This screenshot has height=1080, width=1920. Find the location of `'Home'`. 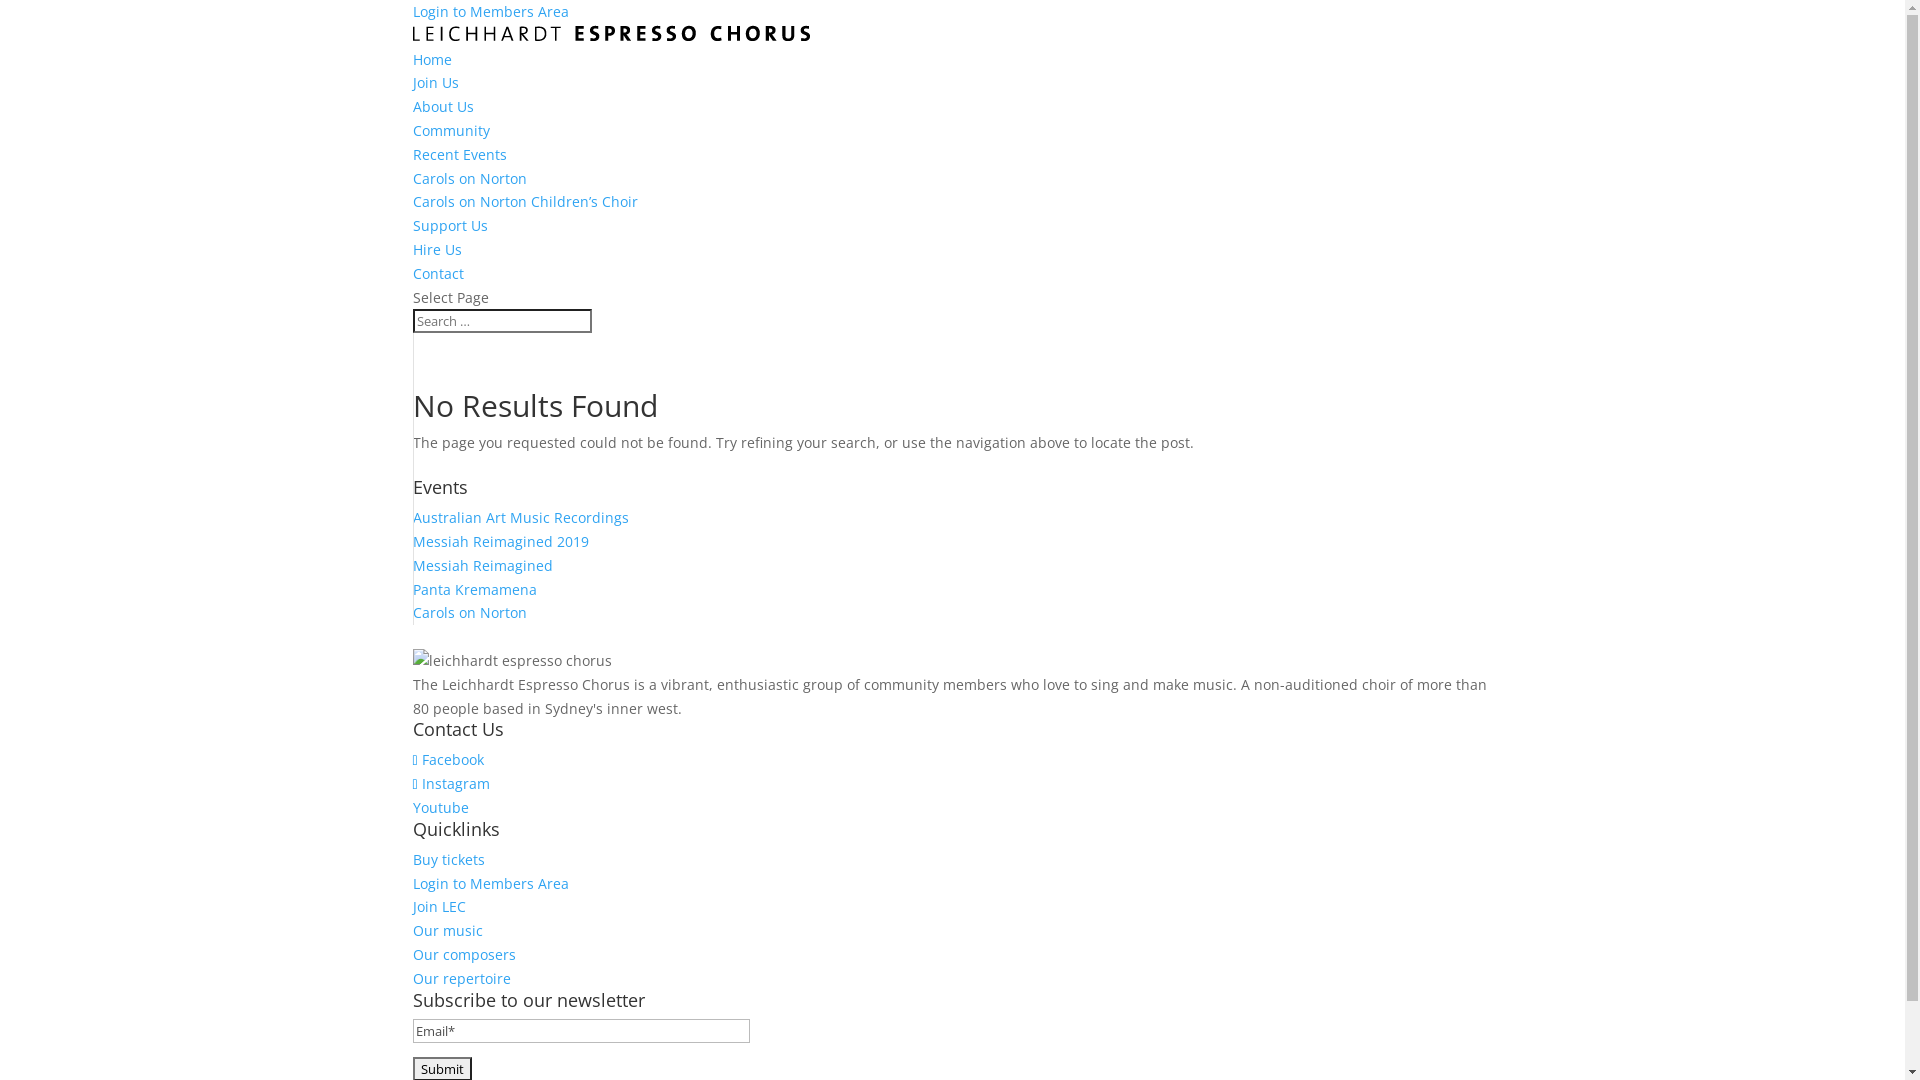

'Home' is located at coordinates (430, 58).